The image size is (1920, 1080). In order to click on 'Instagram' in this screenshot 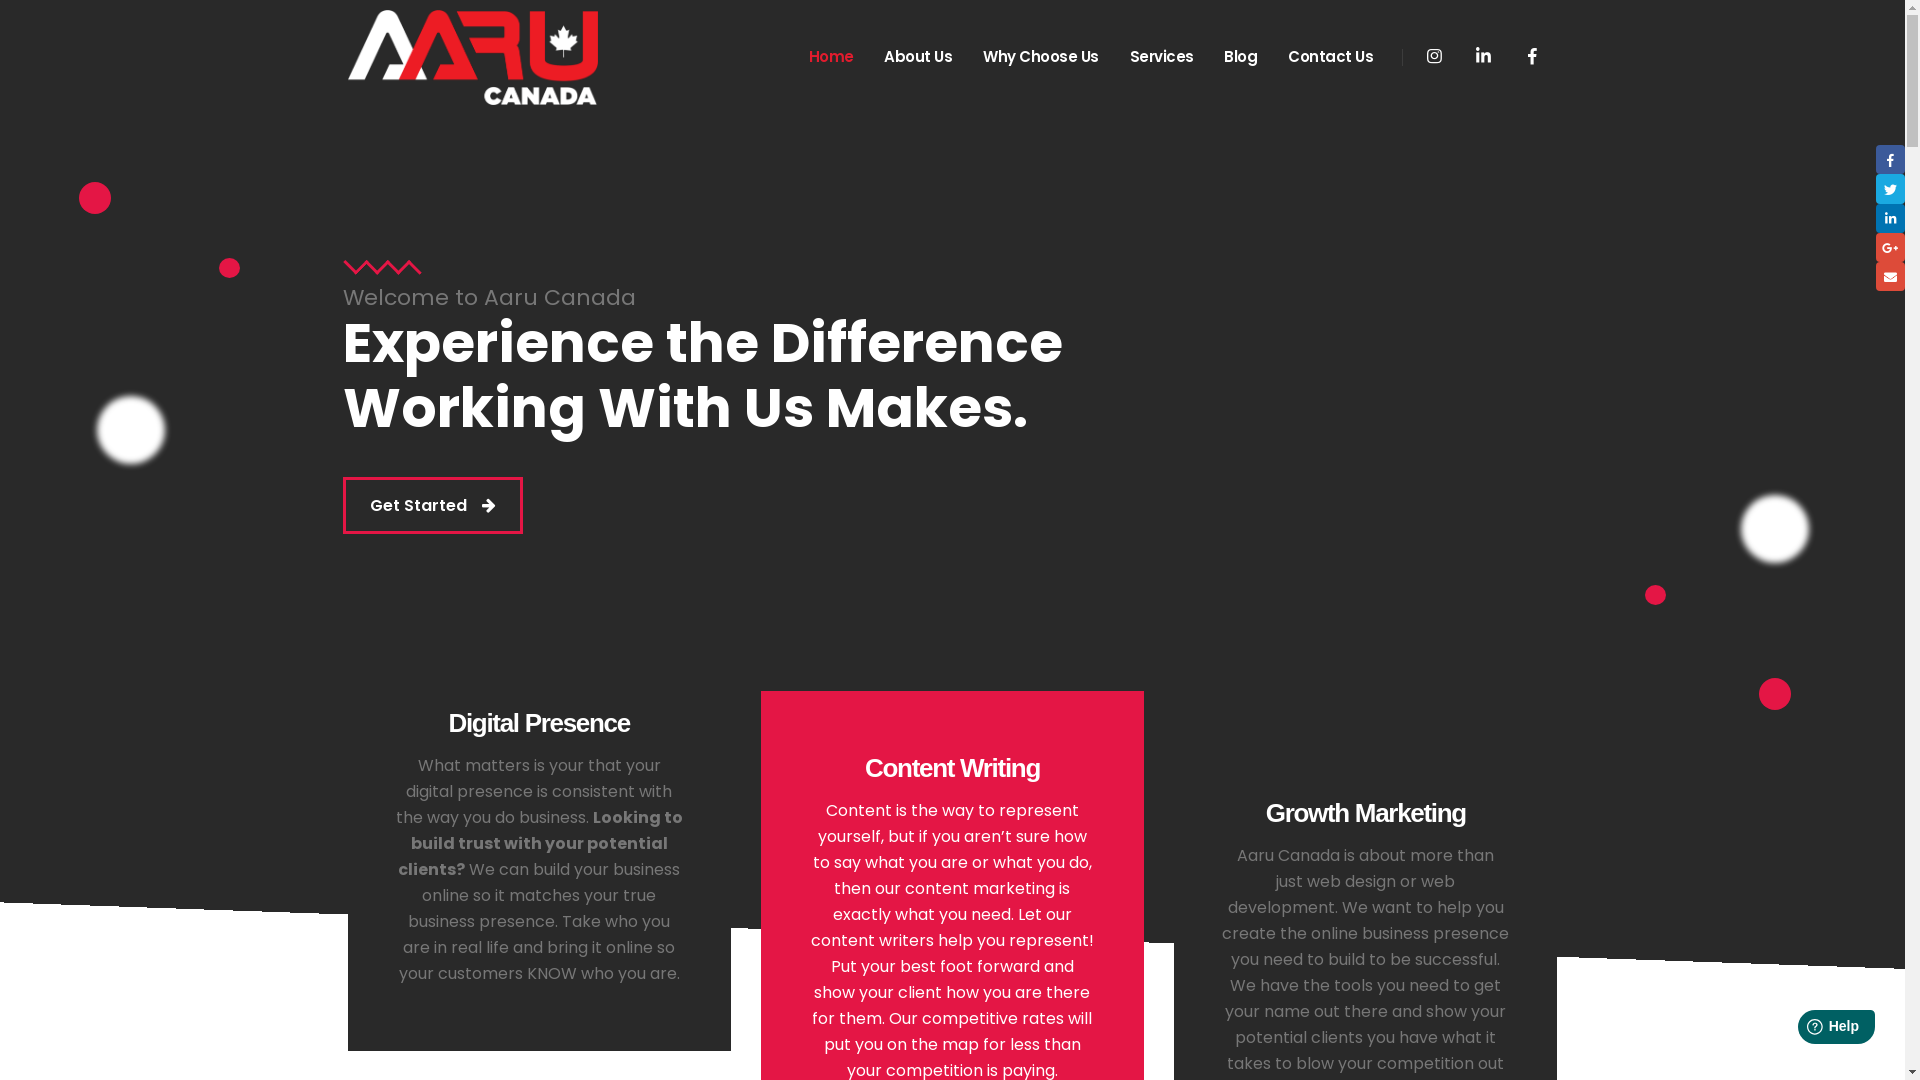, I will do `click(1409, 55)`.